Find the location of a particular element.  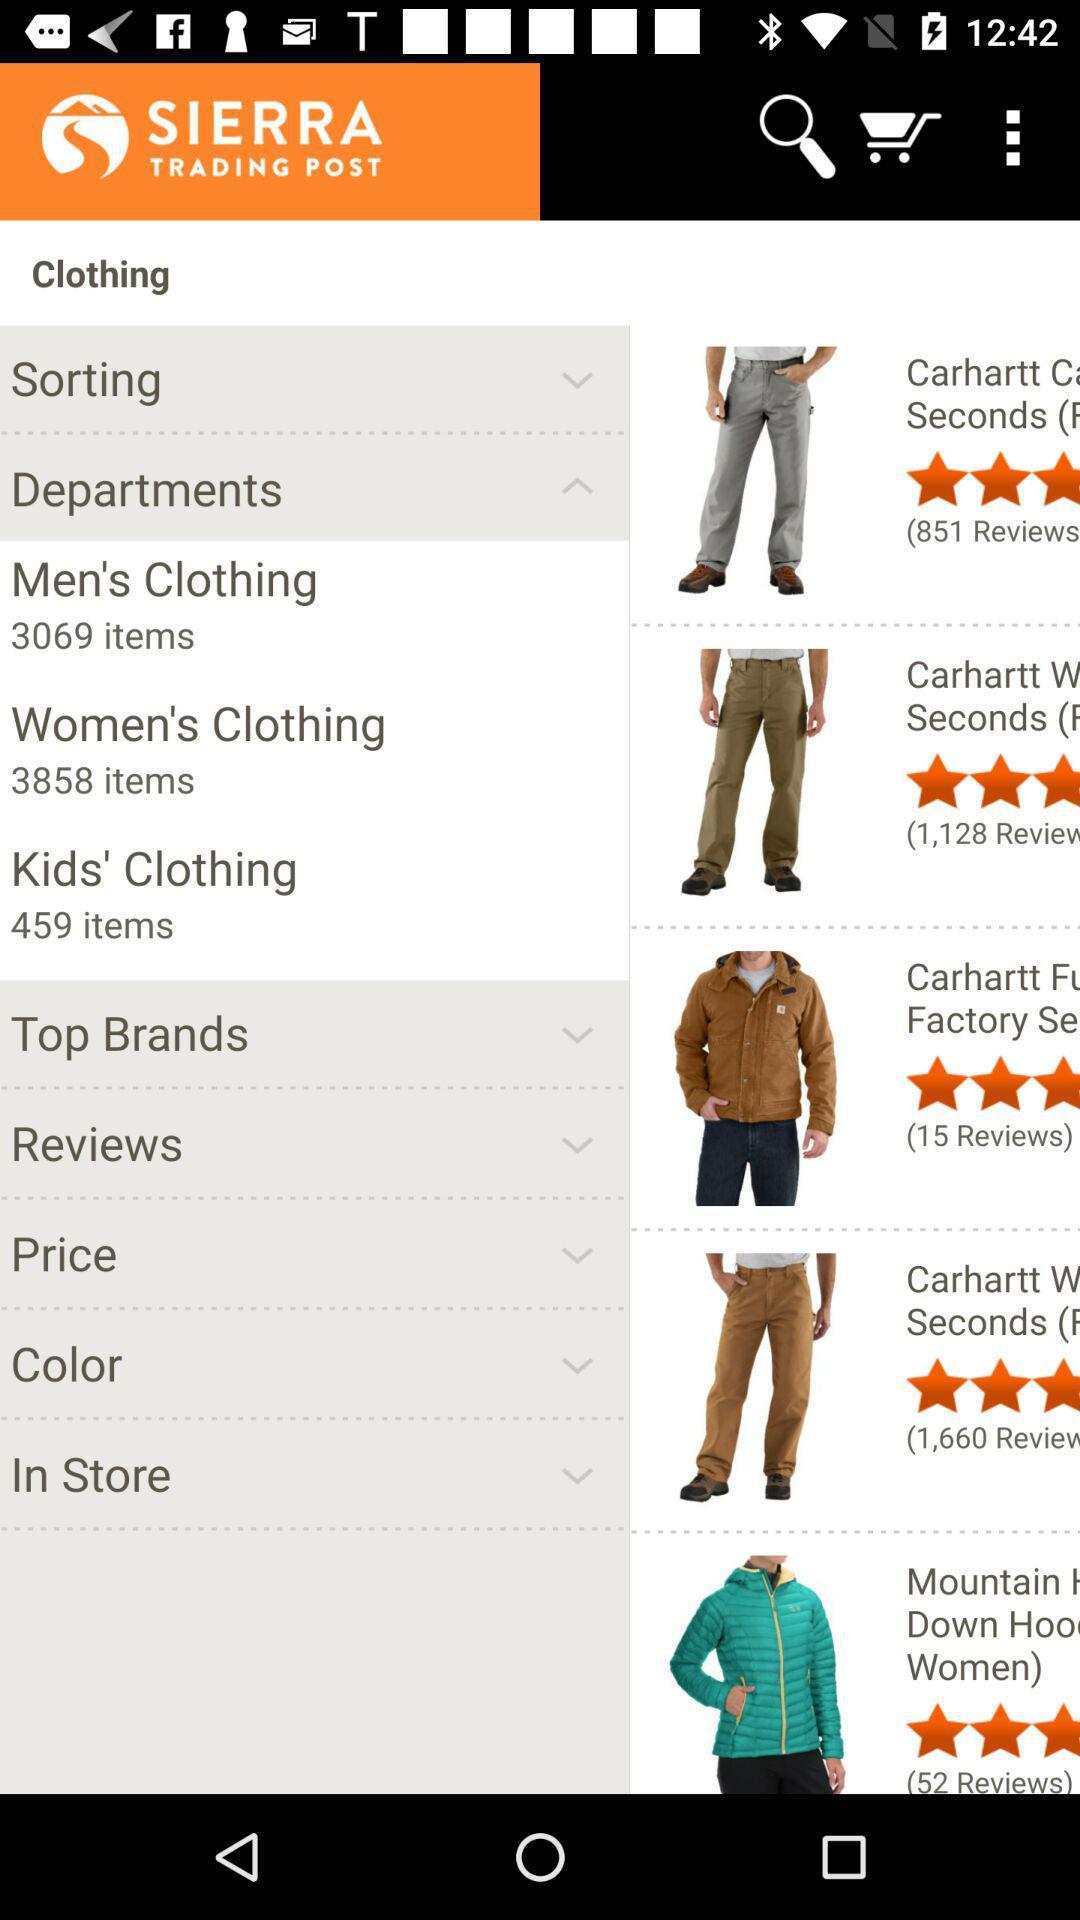

the icon above the clothing icon is located at coordinates (901, 135).